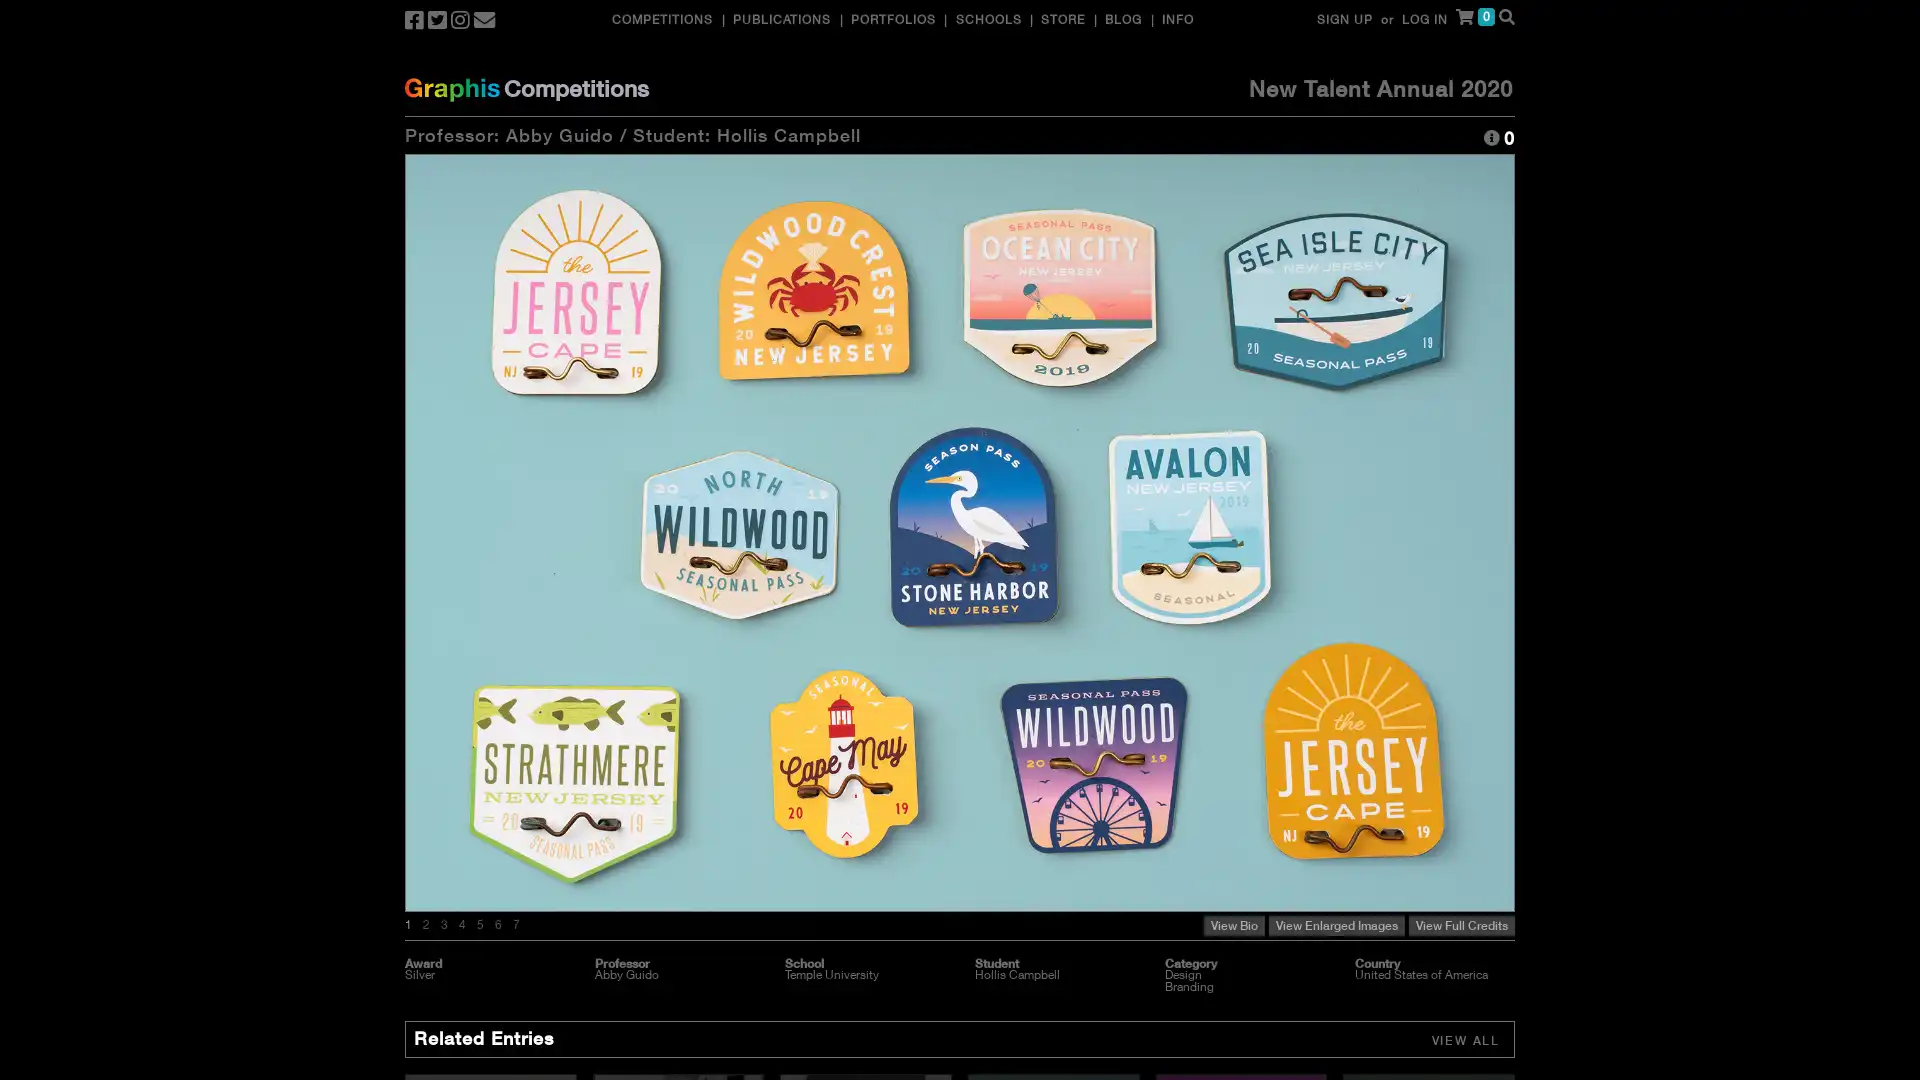 The width and height of the screenshot is (1920, 1080). I want to click on Next, so click(1347, 531).